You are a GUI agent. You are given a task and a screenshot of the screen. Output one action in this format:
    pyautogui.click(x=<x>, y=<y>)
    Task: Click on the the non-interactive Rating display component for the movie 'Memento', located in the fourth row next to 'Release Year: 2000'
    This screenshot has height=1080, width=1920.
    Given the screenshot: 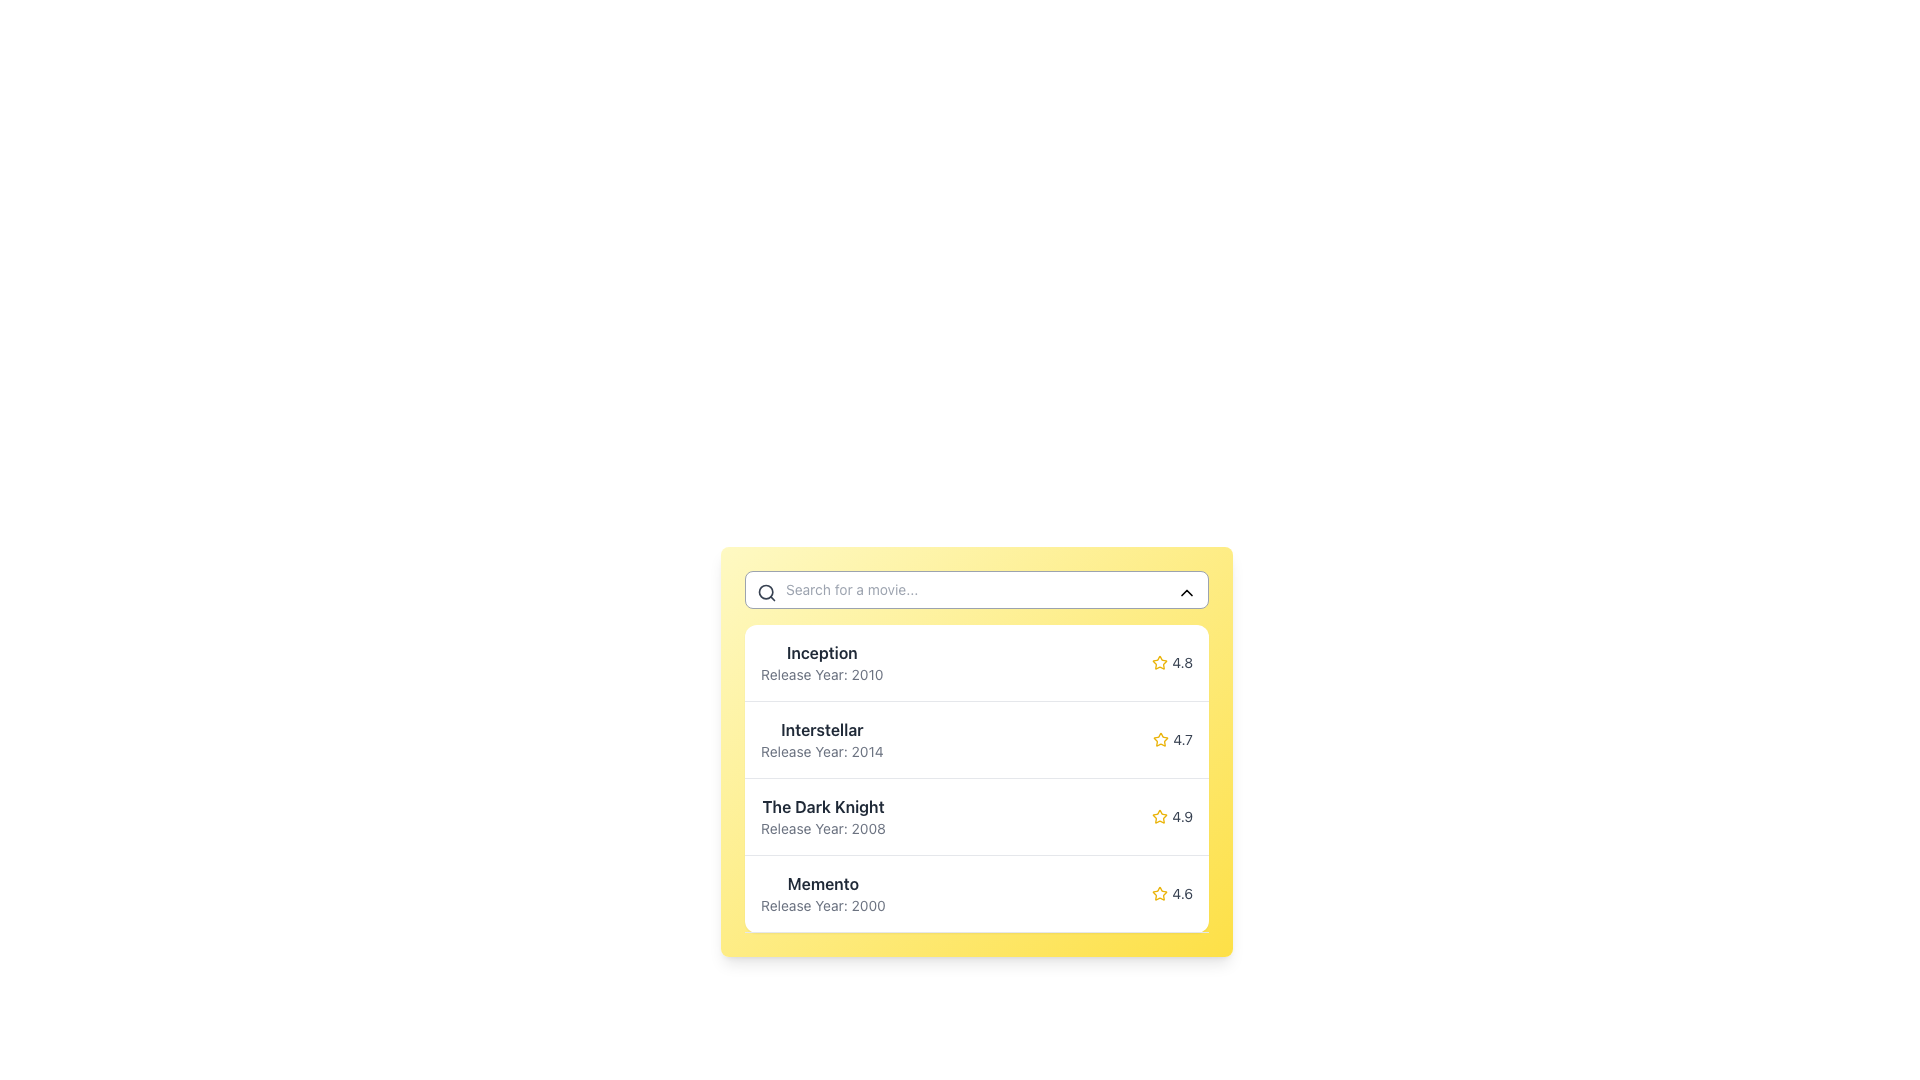 What is the action you would take?
    pyautogui.click(x=1172, y=893)
    